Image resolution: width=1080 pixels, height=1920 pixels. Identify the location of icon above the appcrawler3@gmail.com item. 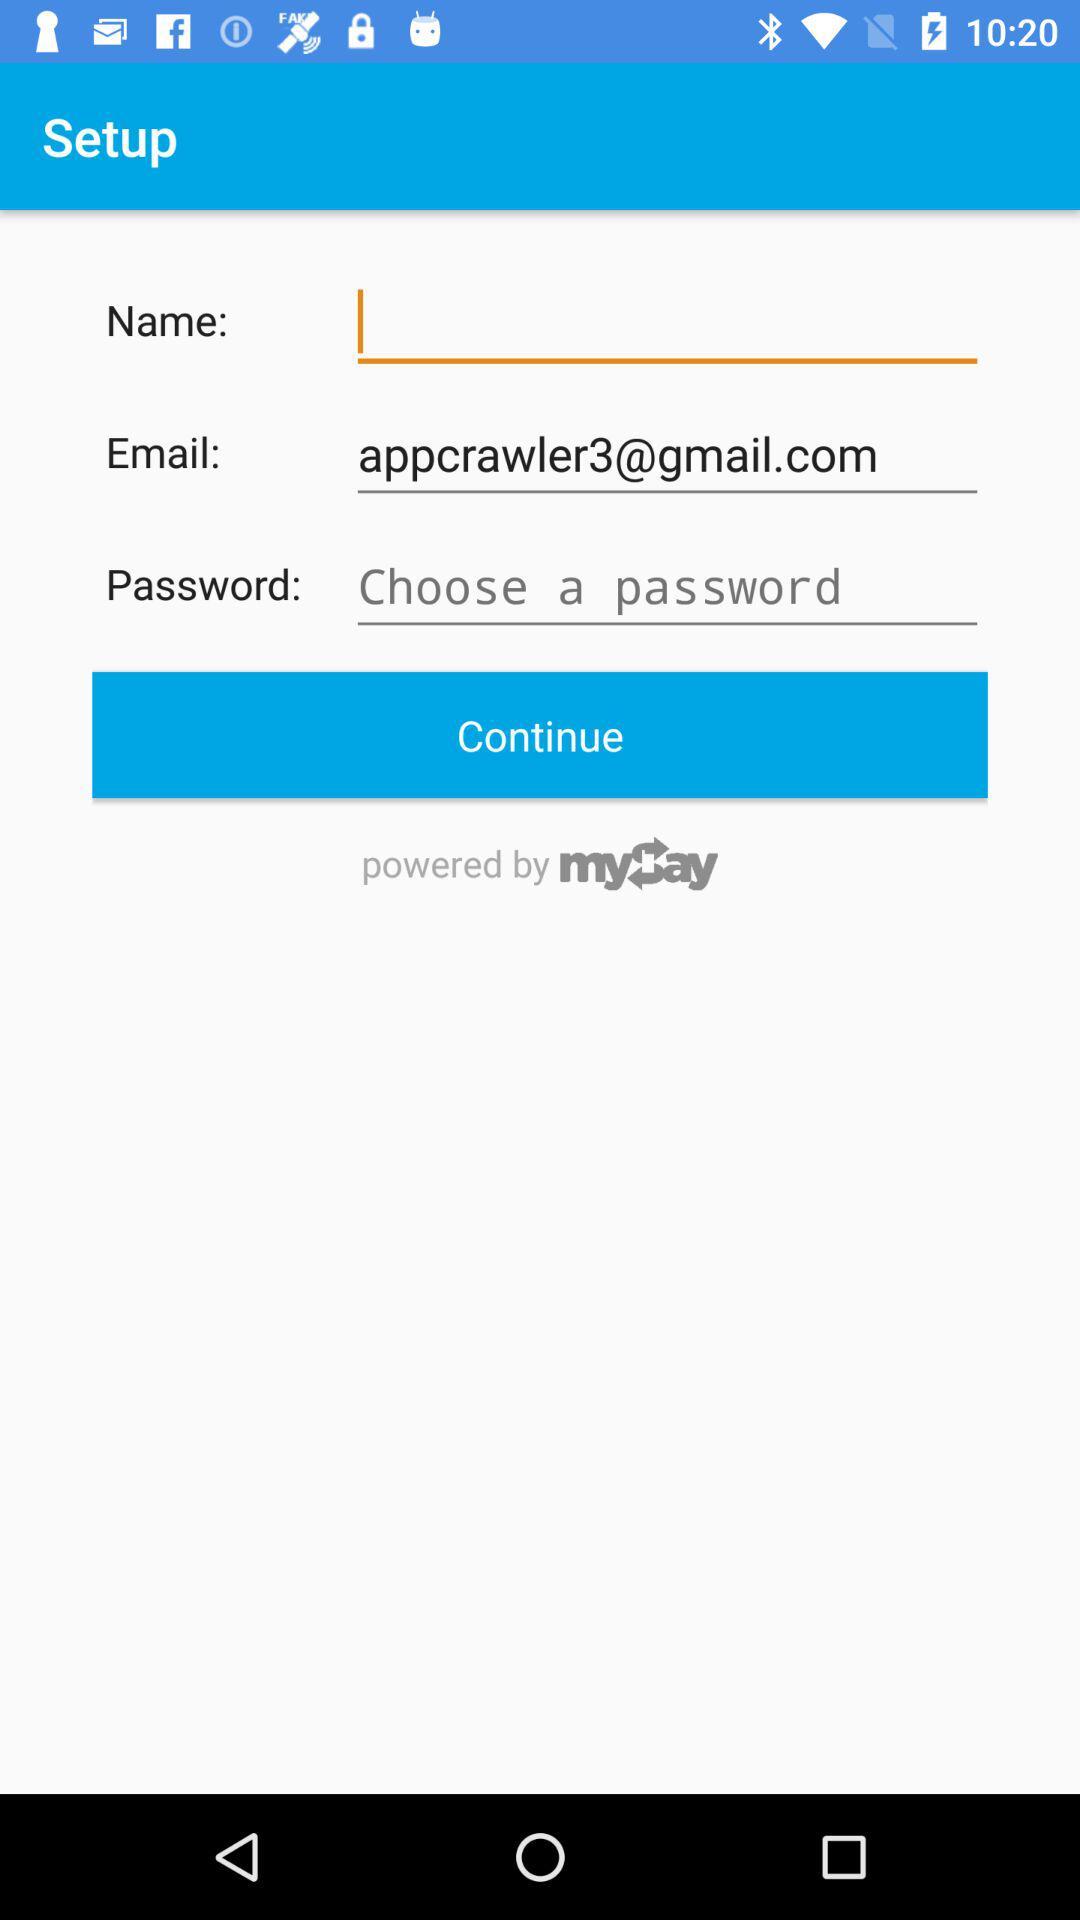
(667, 322).